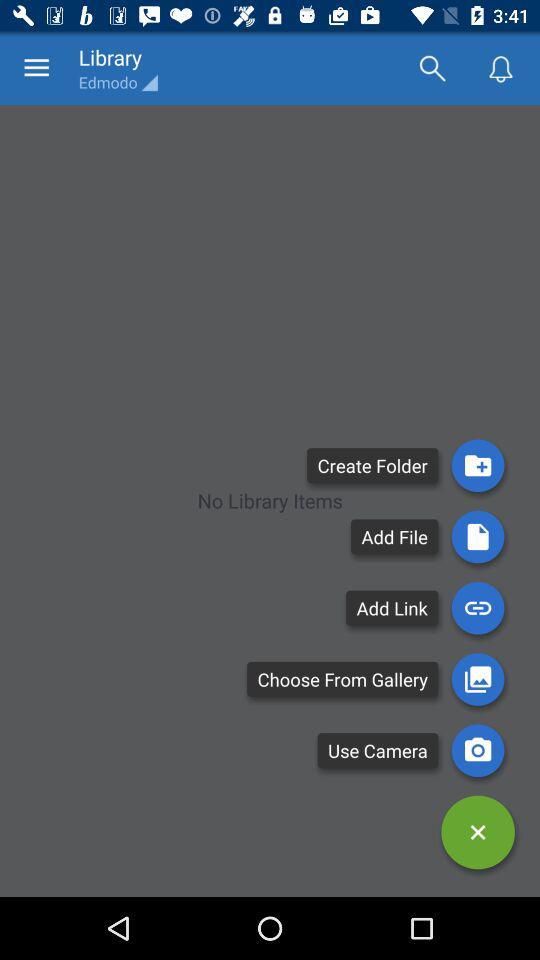  What do you see at coordinates (477, 465) in the screenshot?
I see `folder` at bounding box center [477, 465].